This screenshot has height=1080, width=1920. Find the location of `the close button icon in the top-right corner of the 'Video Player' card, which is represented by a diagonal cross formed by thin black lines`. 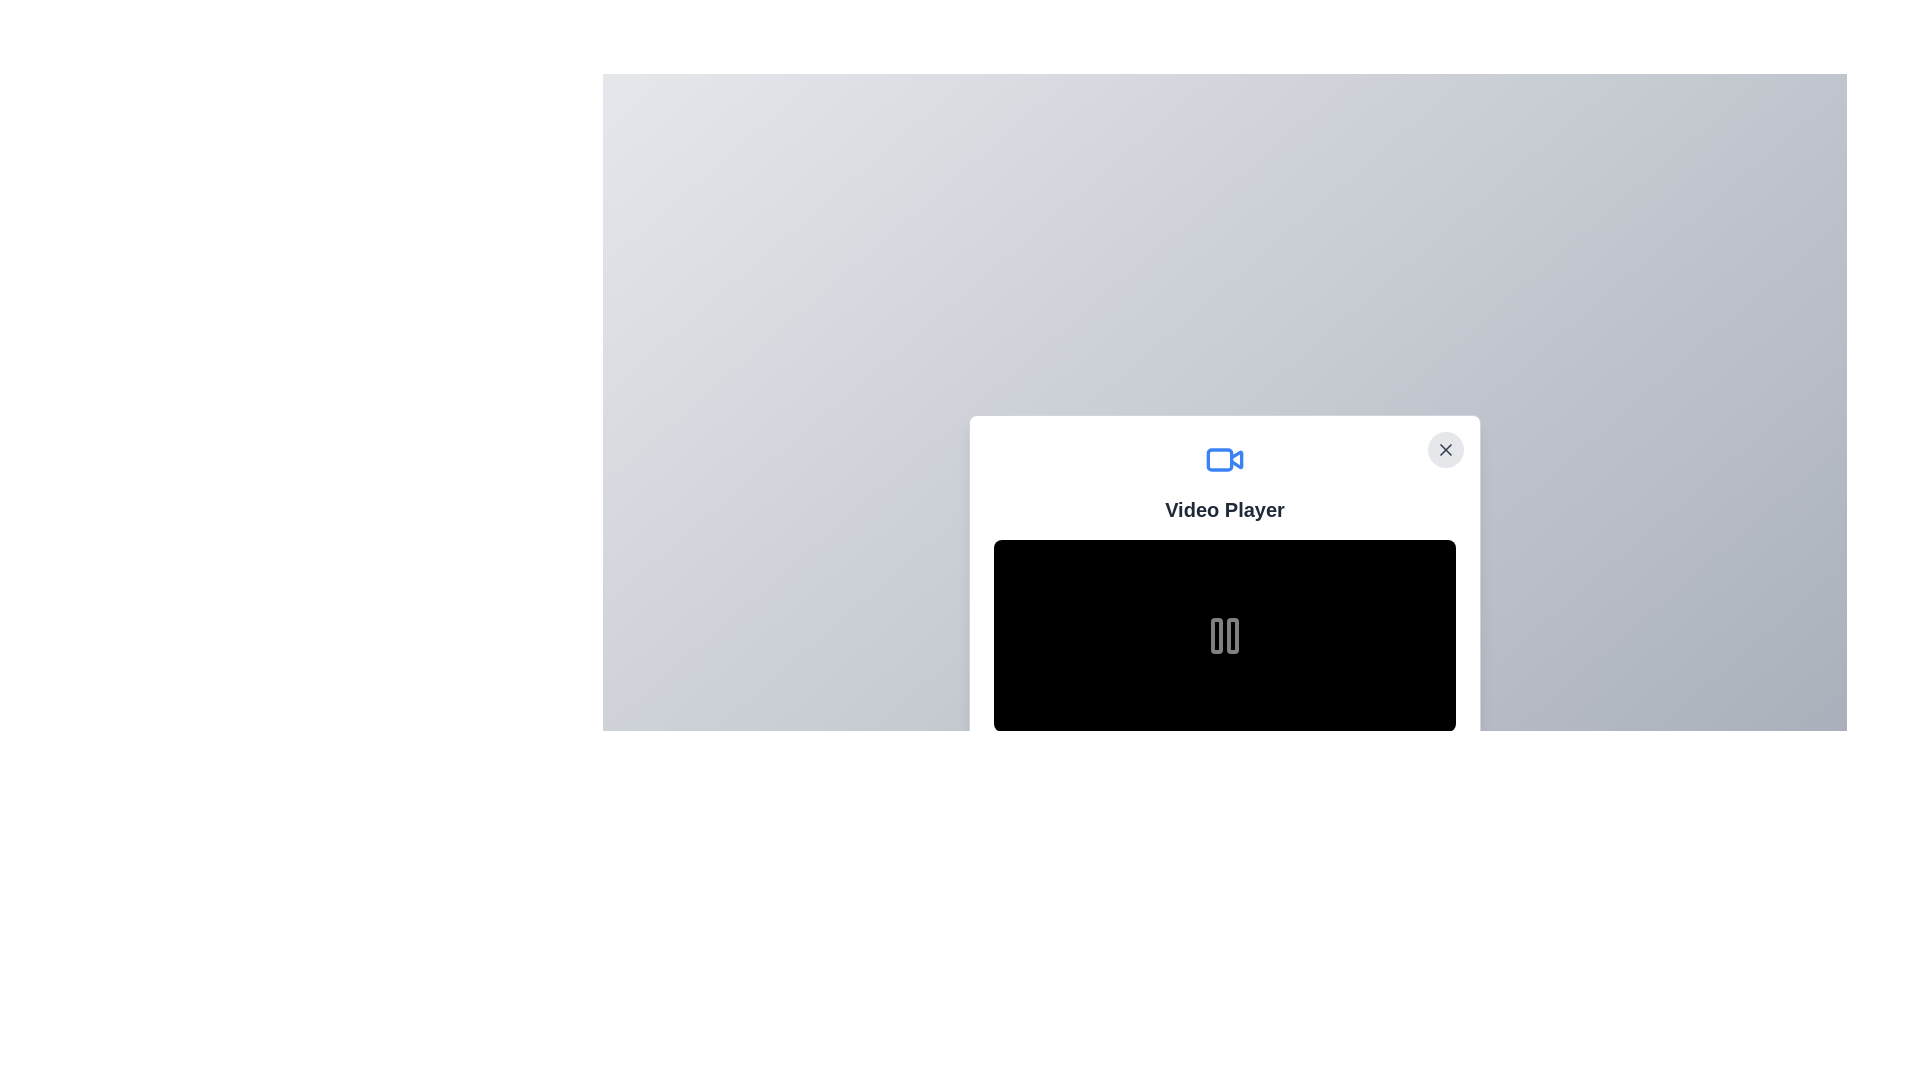

the close button icon in the top-right corner of the 'Video Player' card, which is represented by a diagonal cross formed by thin black lines is located at coordinates (1445, 450).